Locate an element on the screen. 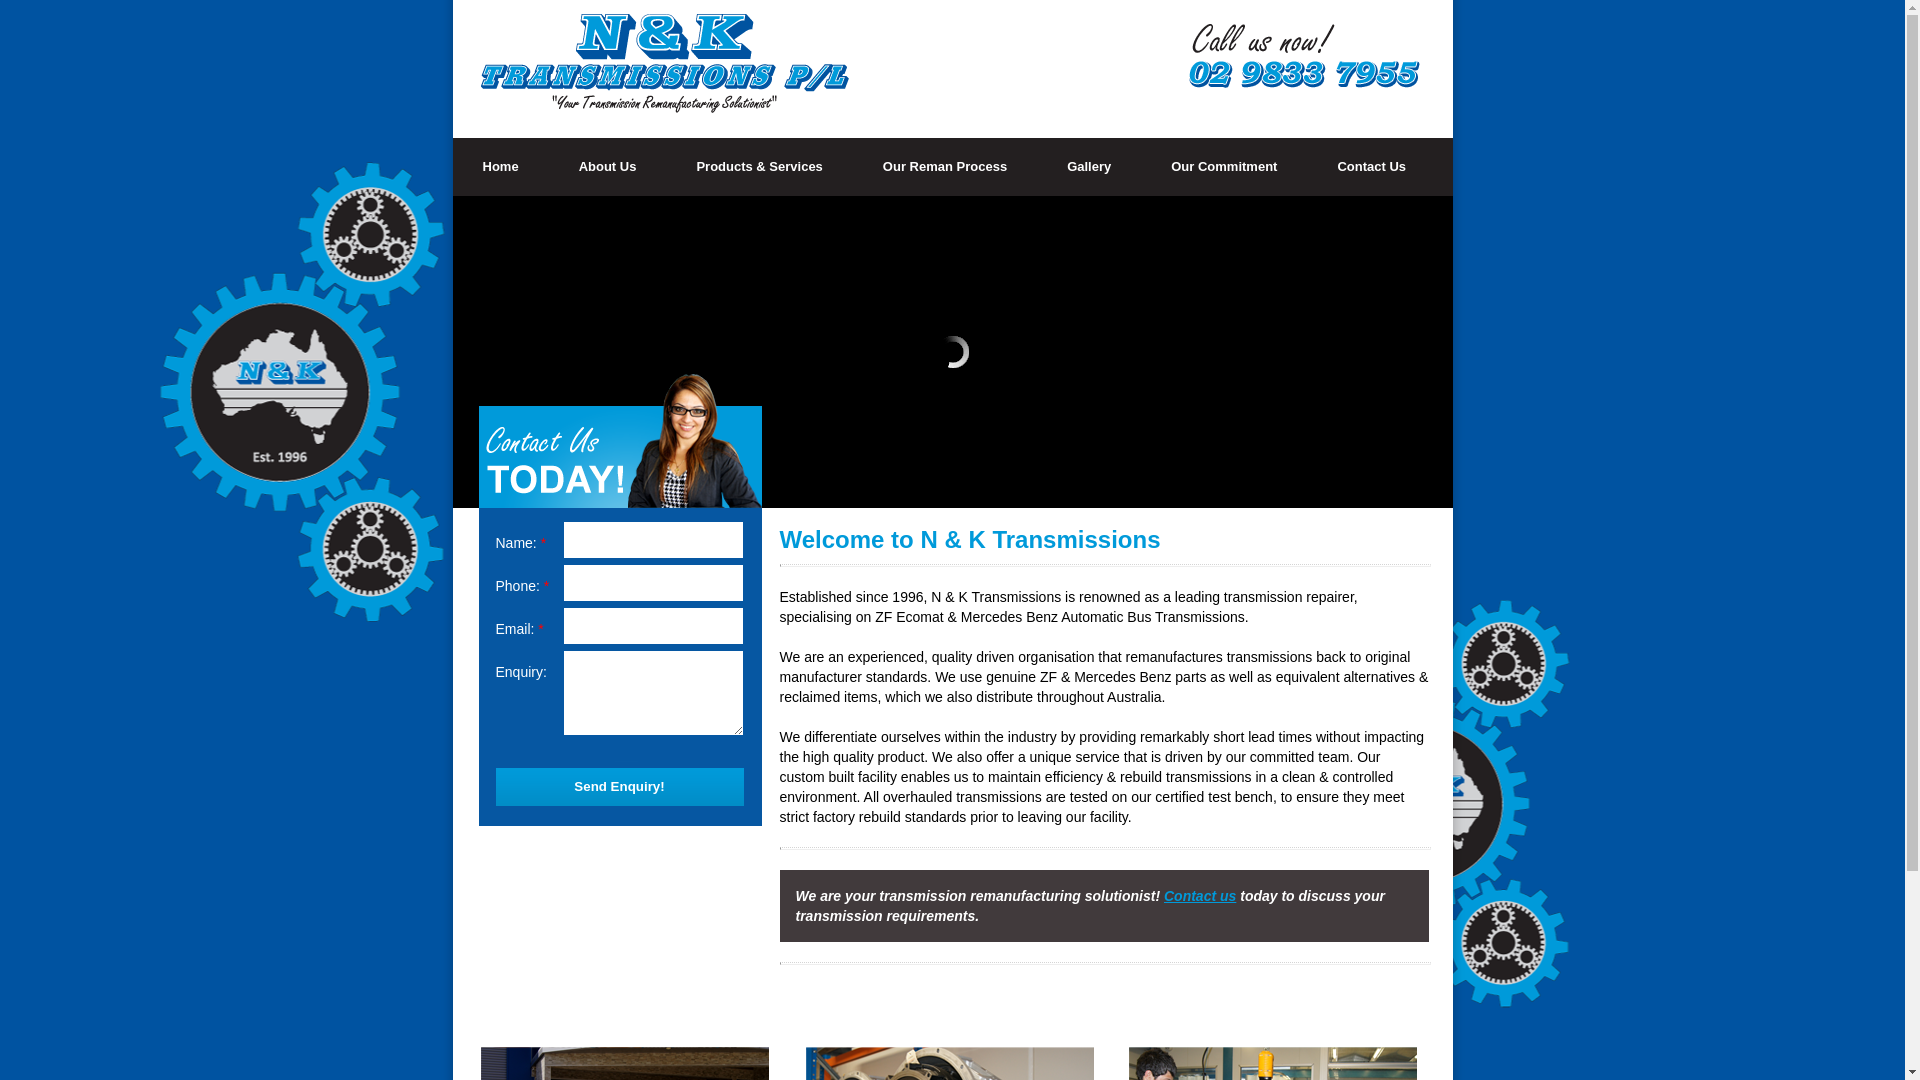 The height and width of the screenshot is (1080, 1920). 'Our Reman Process' is located at coordinates (944, 165).